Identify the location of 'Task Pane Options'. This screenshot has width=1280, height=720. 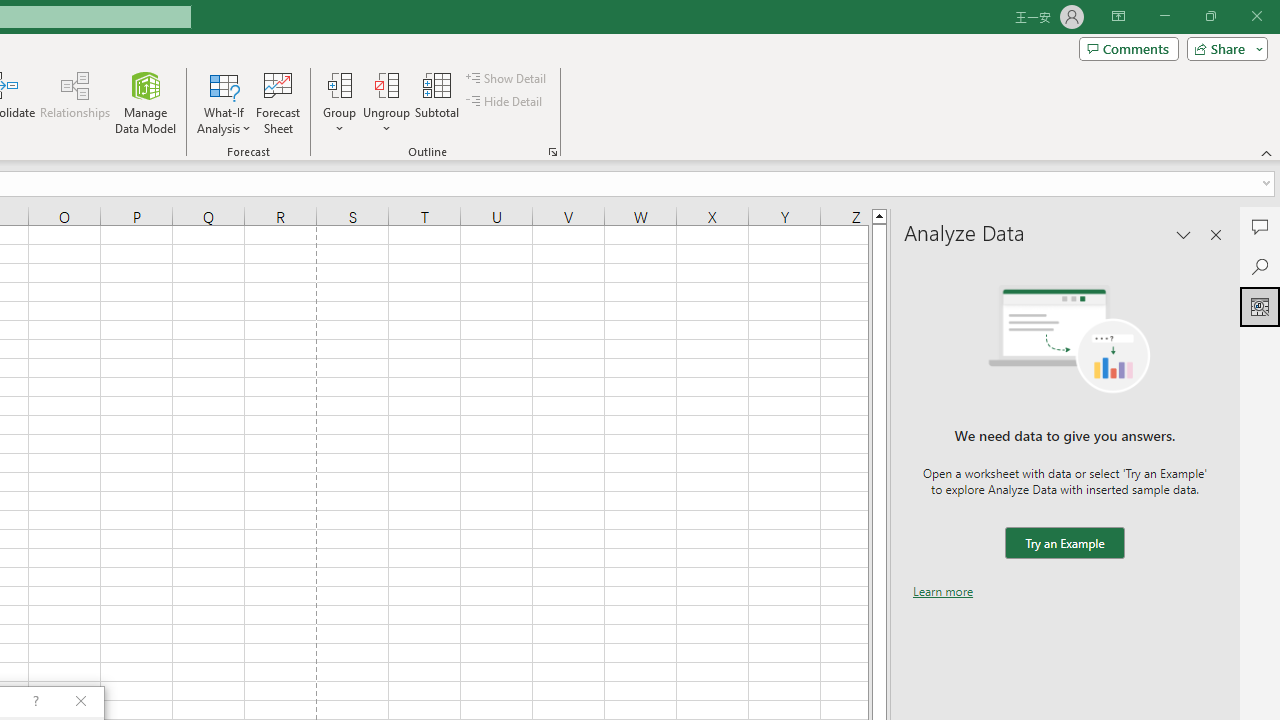
(1184, 234).